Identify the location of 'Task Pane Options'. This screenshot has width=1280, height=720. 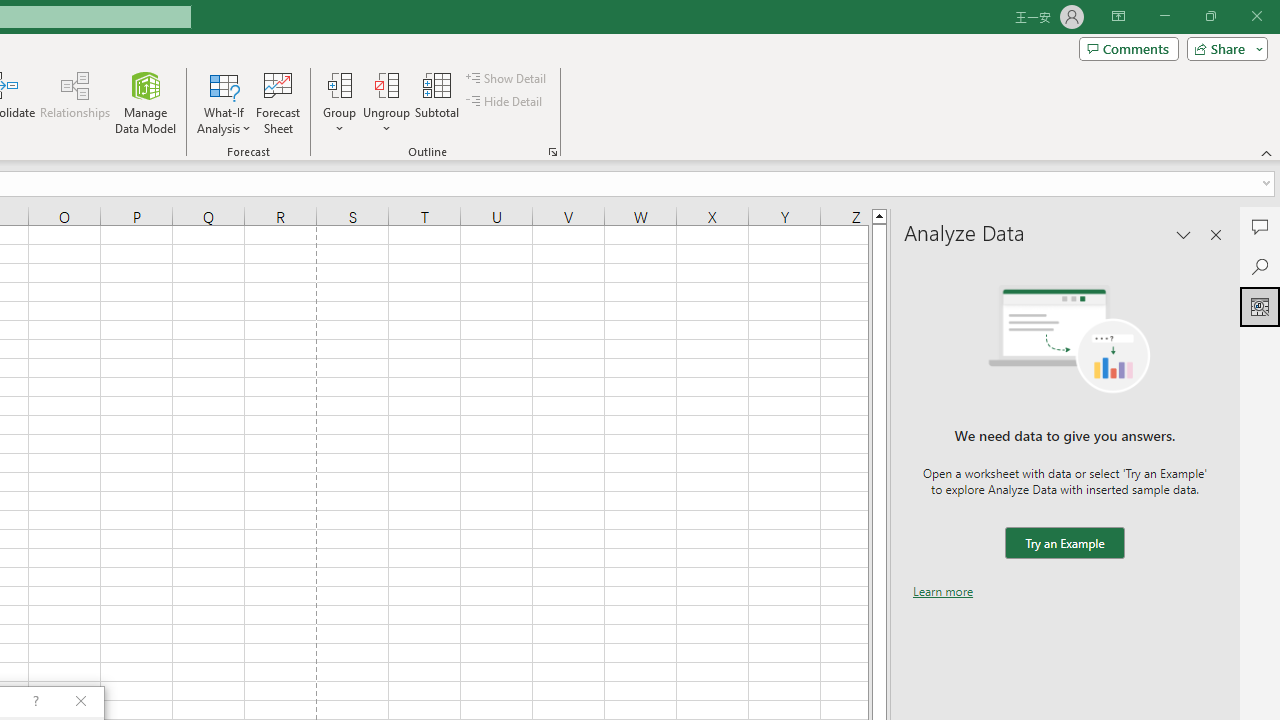
(1184, 234).